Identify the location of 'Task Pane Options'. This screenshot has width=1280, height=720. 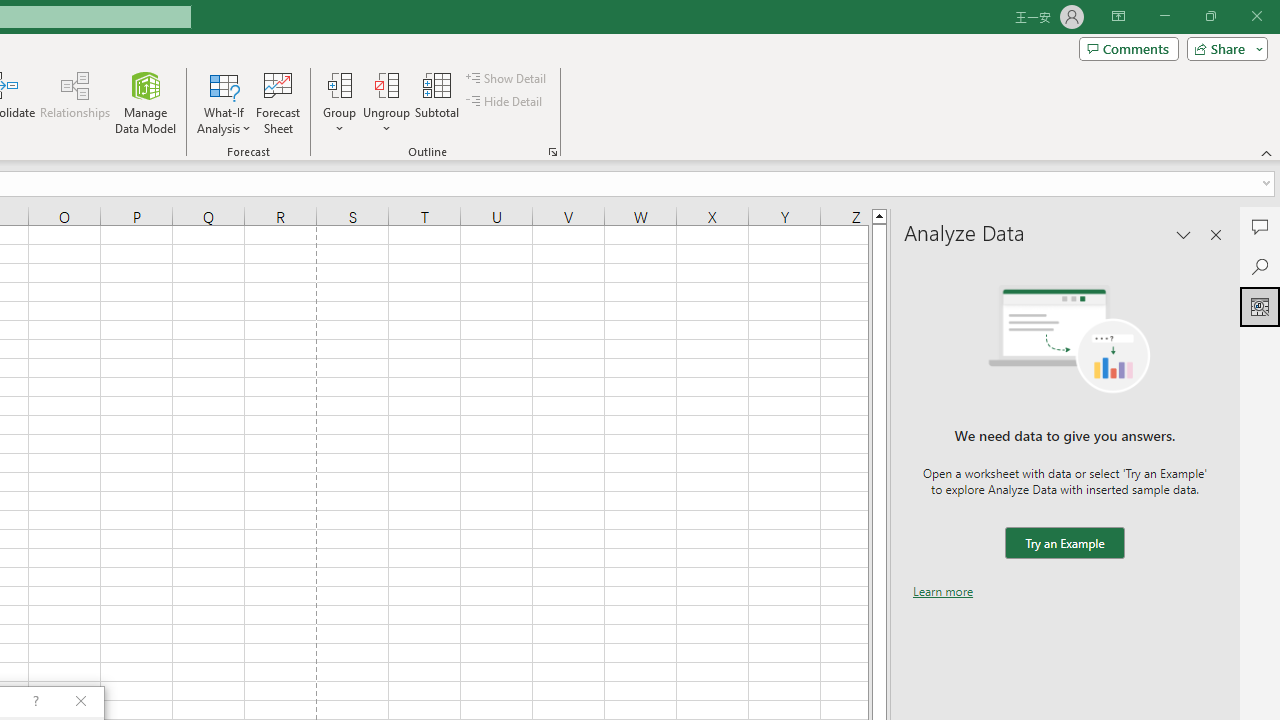
(1184, 234).